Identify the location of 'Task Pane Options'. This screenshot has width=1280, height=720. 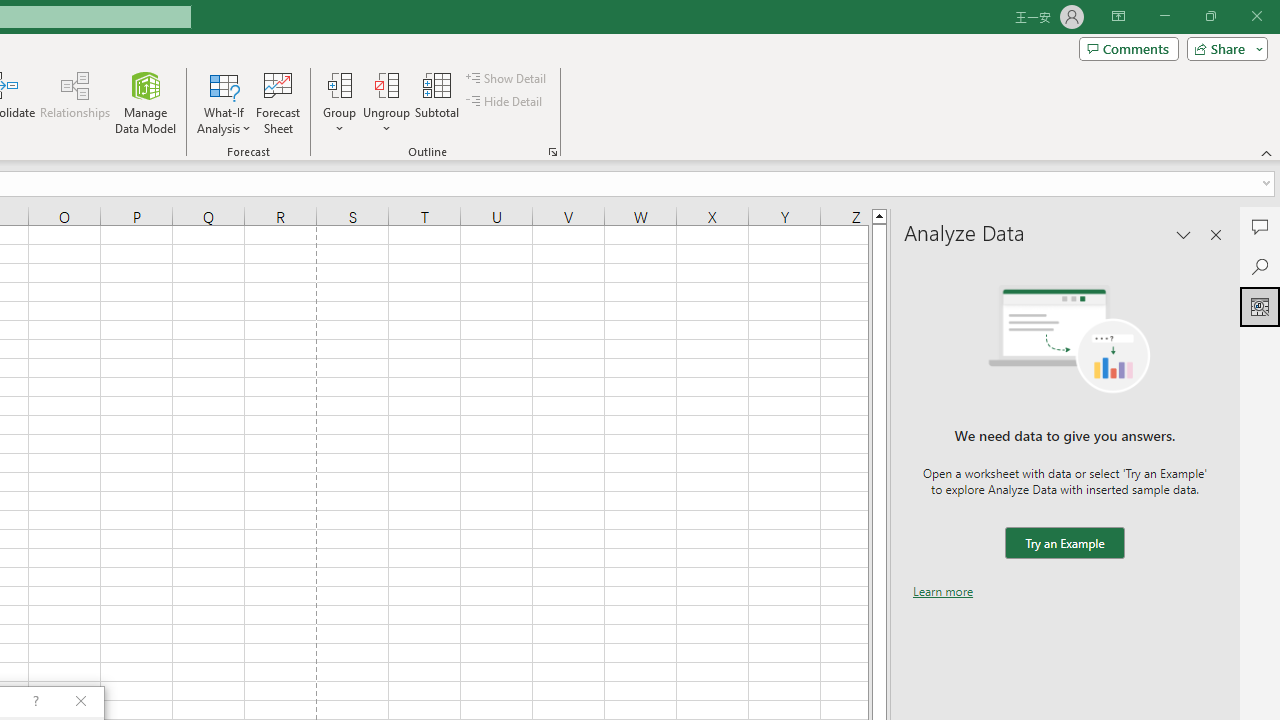
(1184, 234).